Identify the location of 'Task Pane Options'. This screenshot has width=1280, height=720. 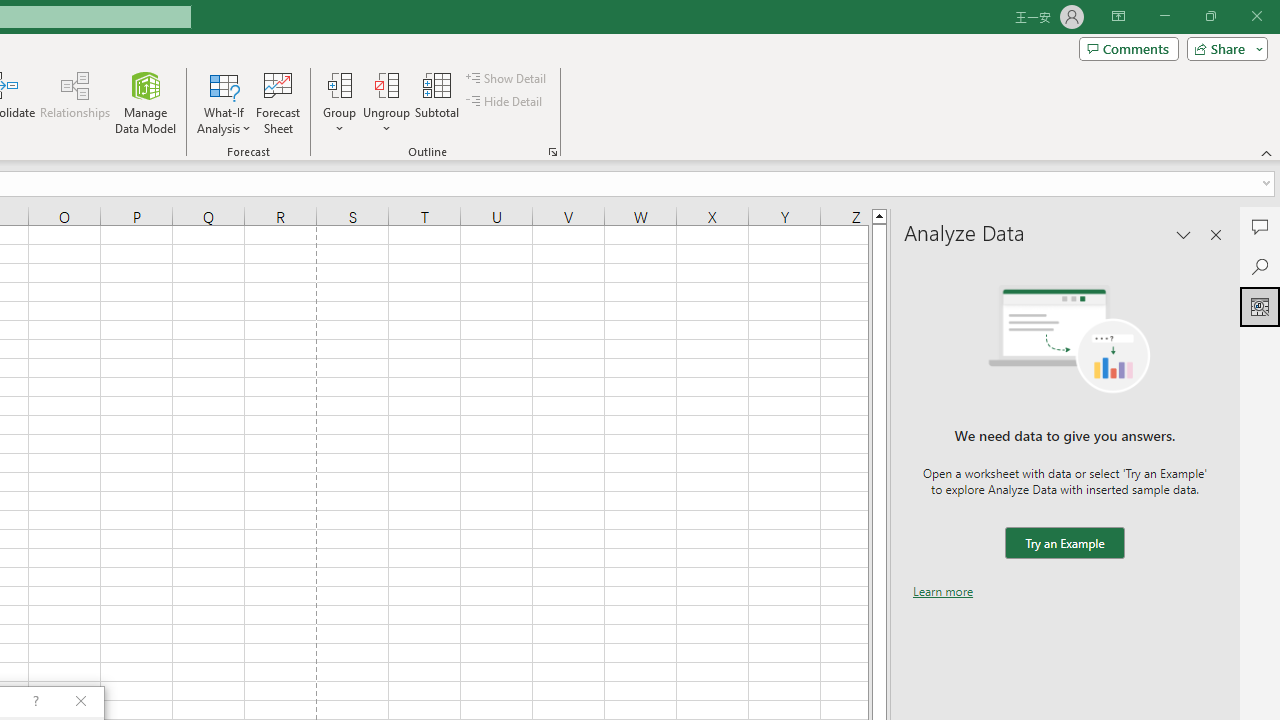
(1184, 234).